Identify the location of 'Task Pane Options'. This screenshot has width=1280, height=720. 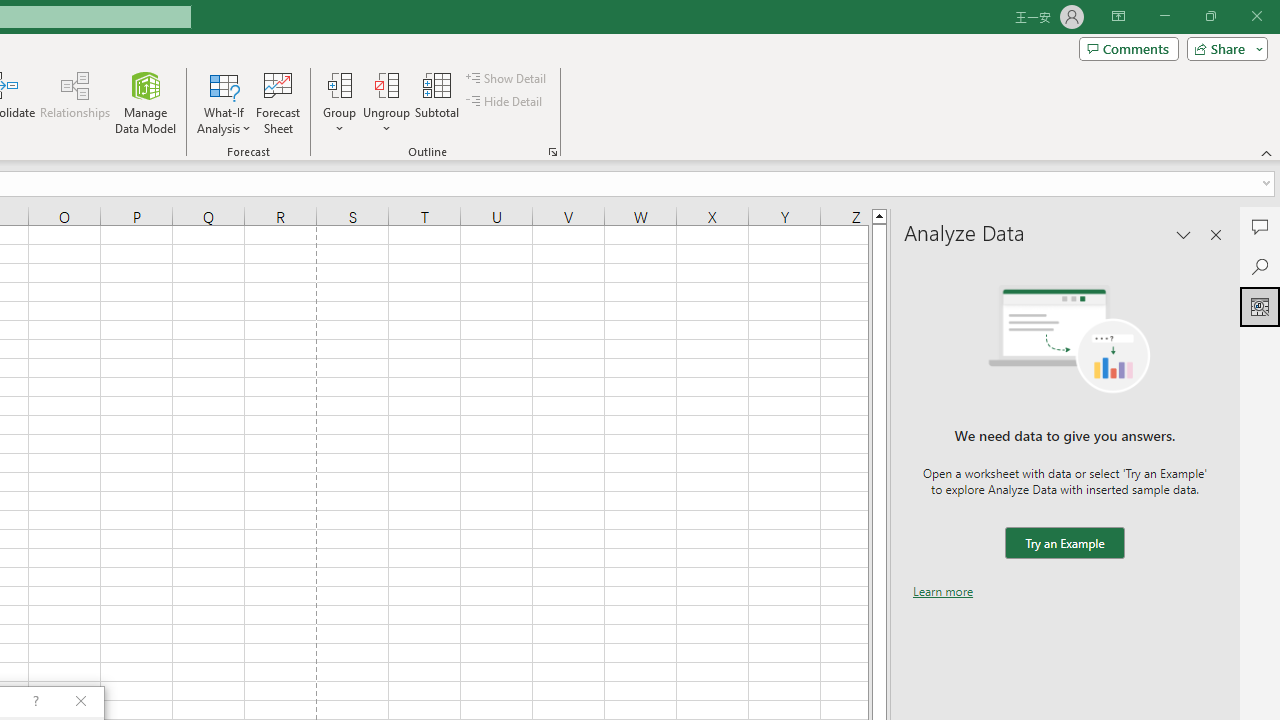
(1184, 234).